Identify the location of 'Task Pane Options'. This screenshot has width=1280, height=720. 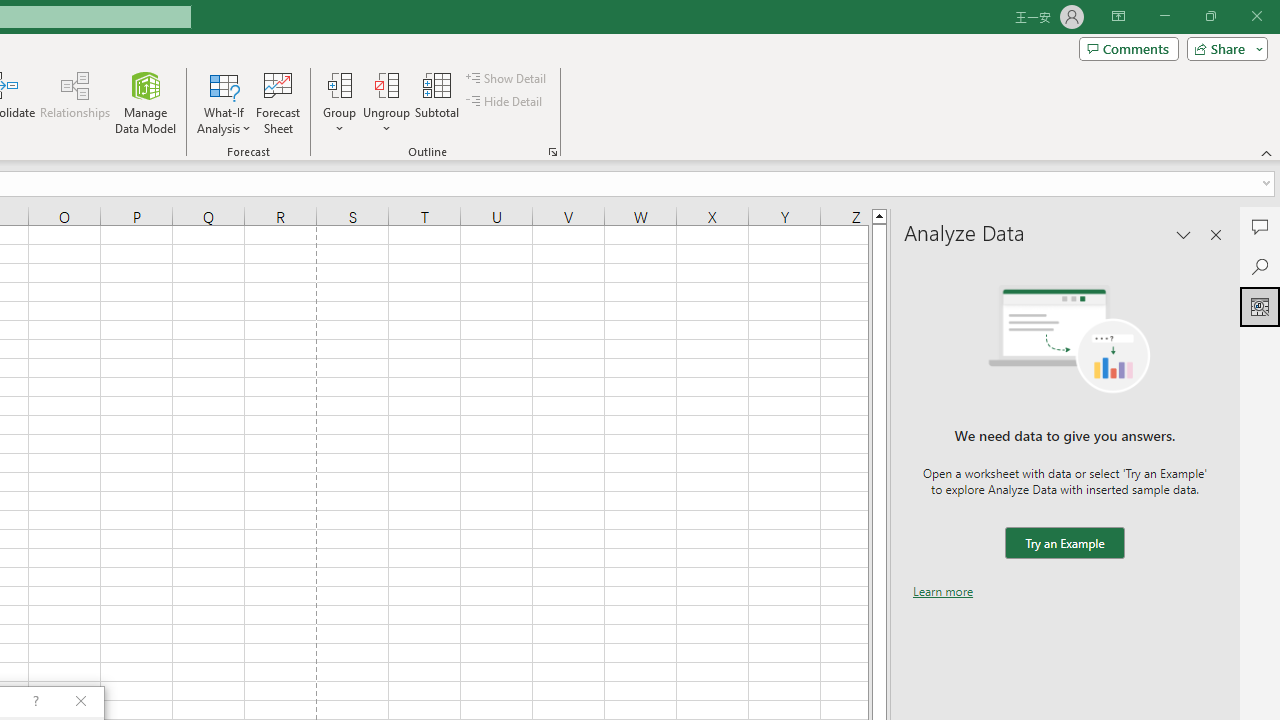
(1184, 234).